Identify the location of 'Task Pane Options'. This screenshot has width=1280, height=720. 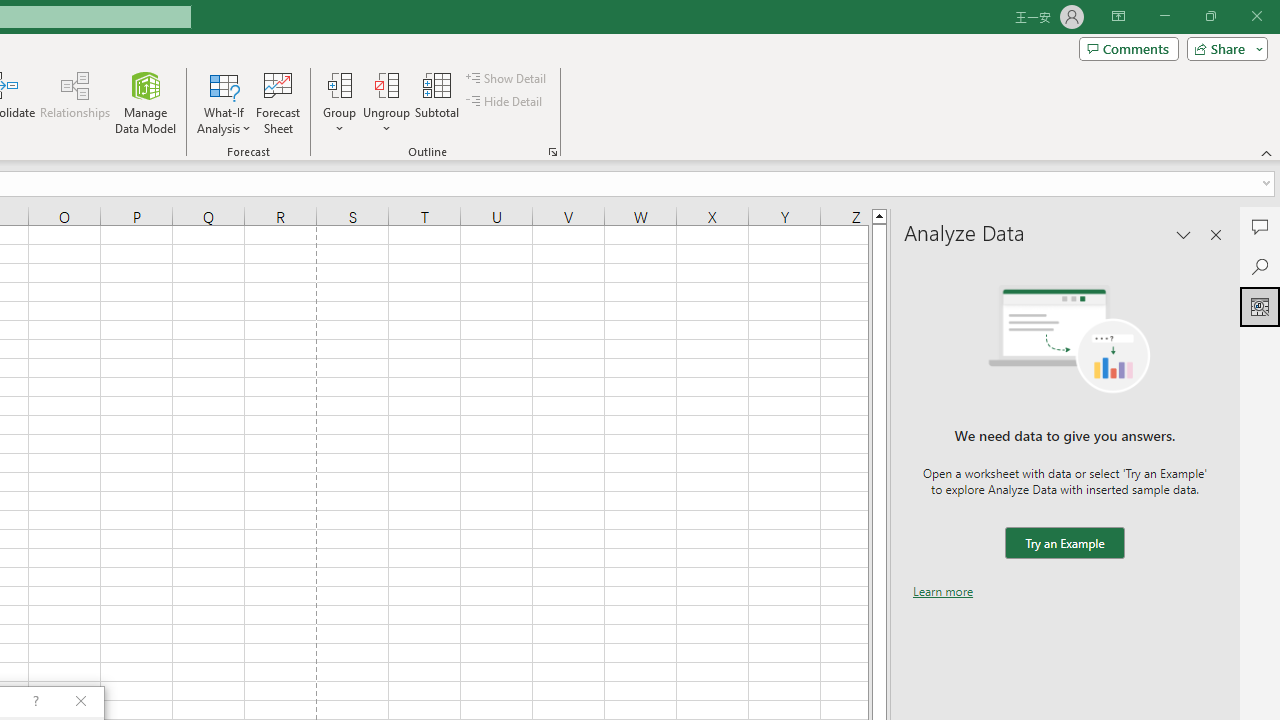
(1184, 234).